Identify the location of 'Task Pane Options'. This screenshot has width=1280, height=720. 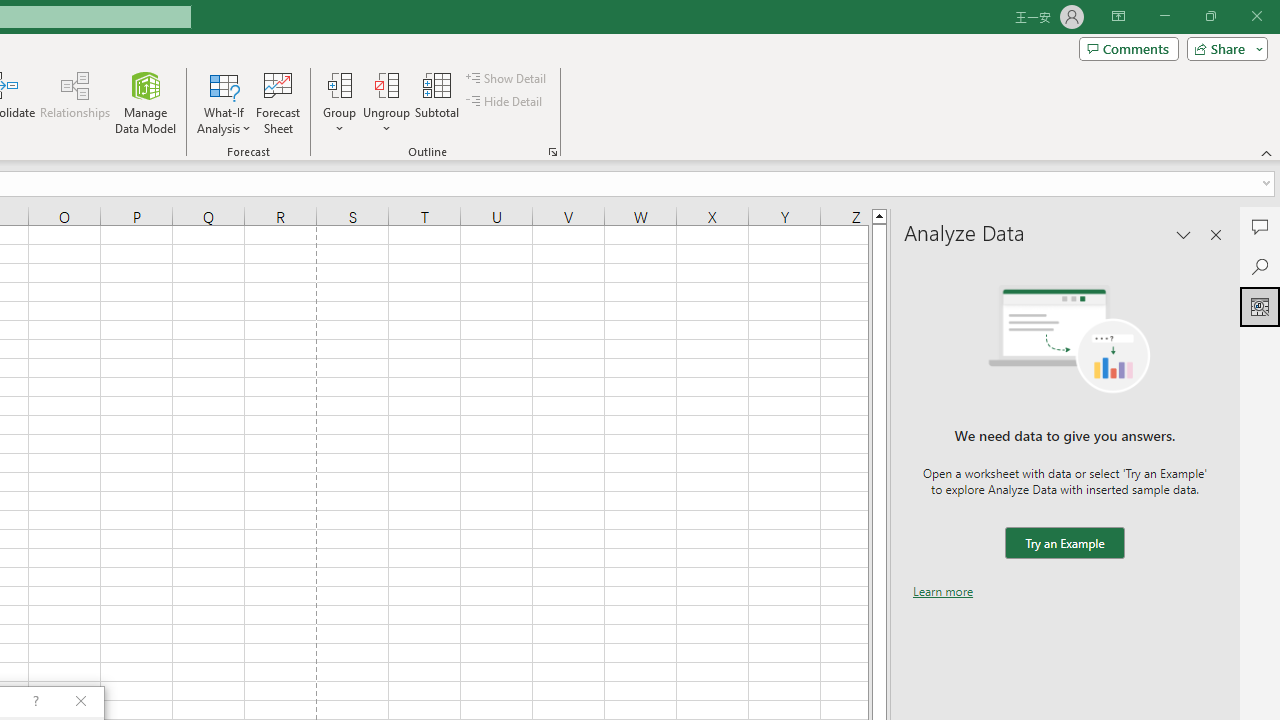
(1184, 234).